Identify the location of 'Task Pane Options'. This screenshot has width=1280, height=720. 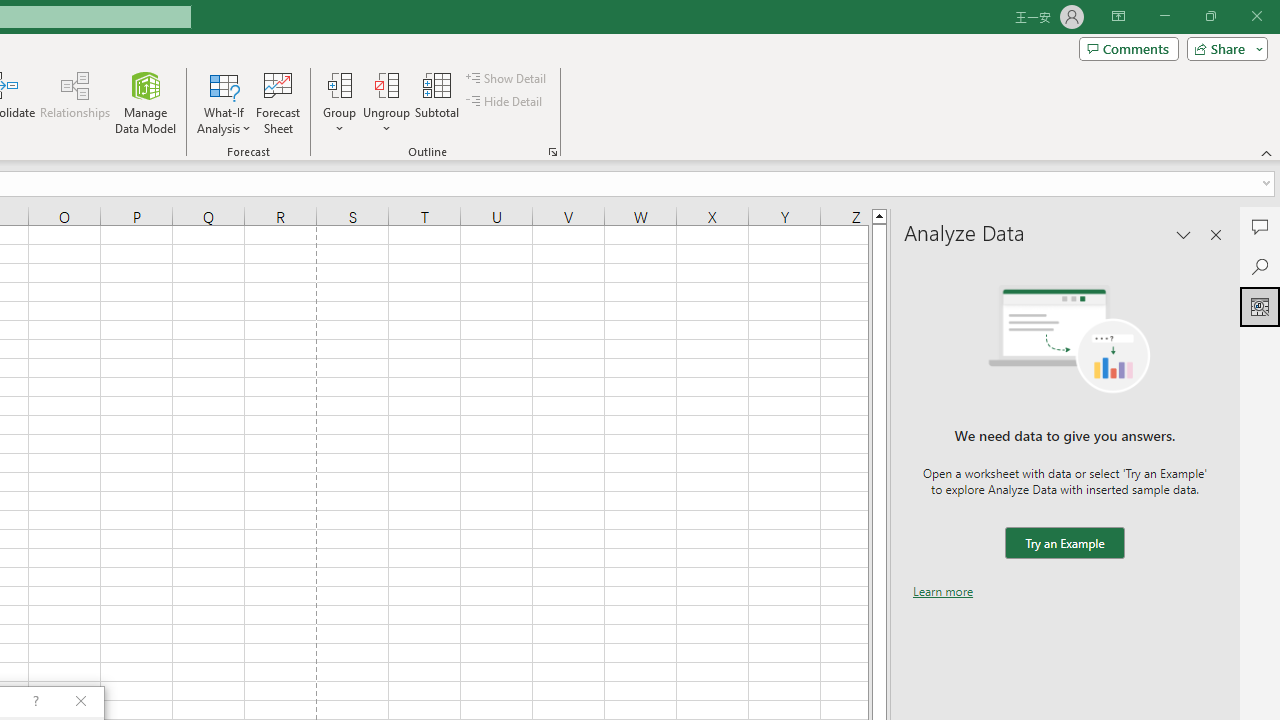
(1184, 234).